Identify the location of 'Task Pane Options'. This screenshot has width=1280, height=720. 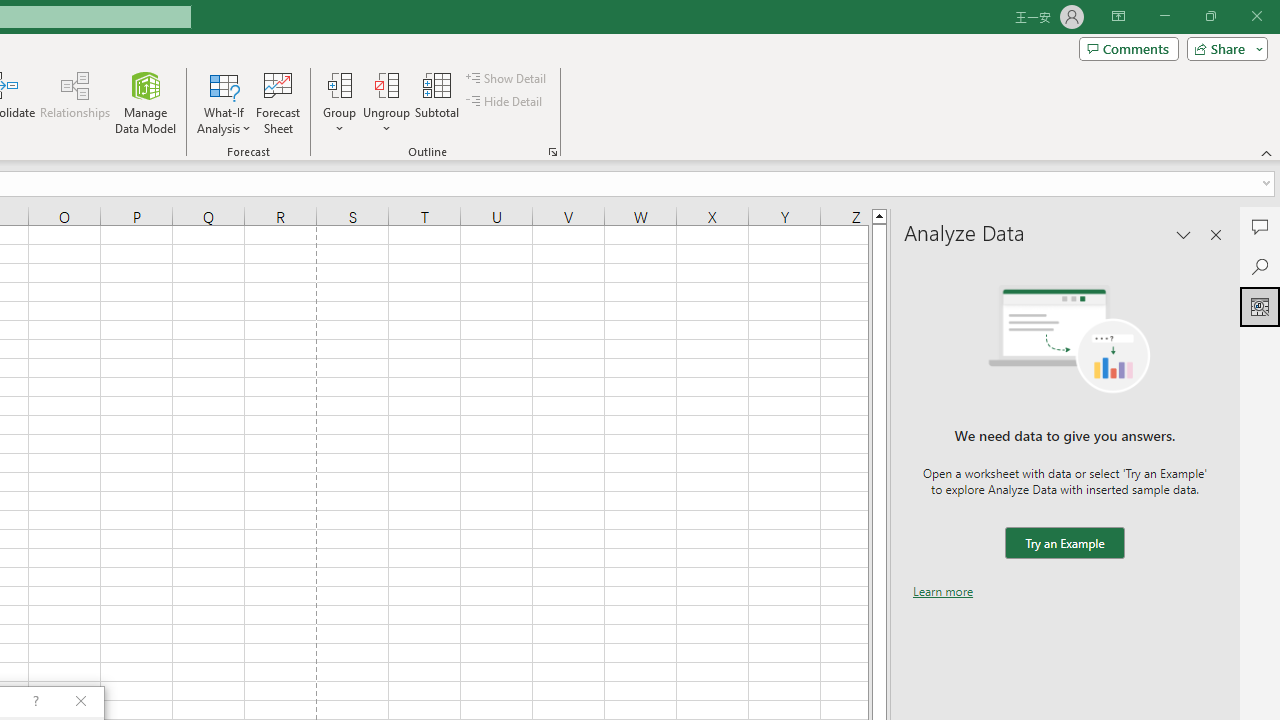
(1184, 234).